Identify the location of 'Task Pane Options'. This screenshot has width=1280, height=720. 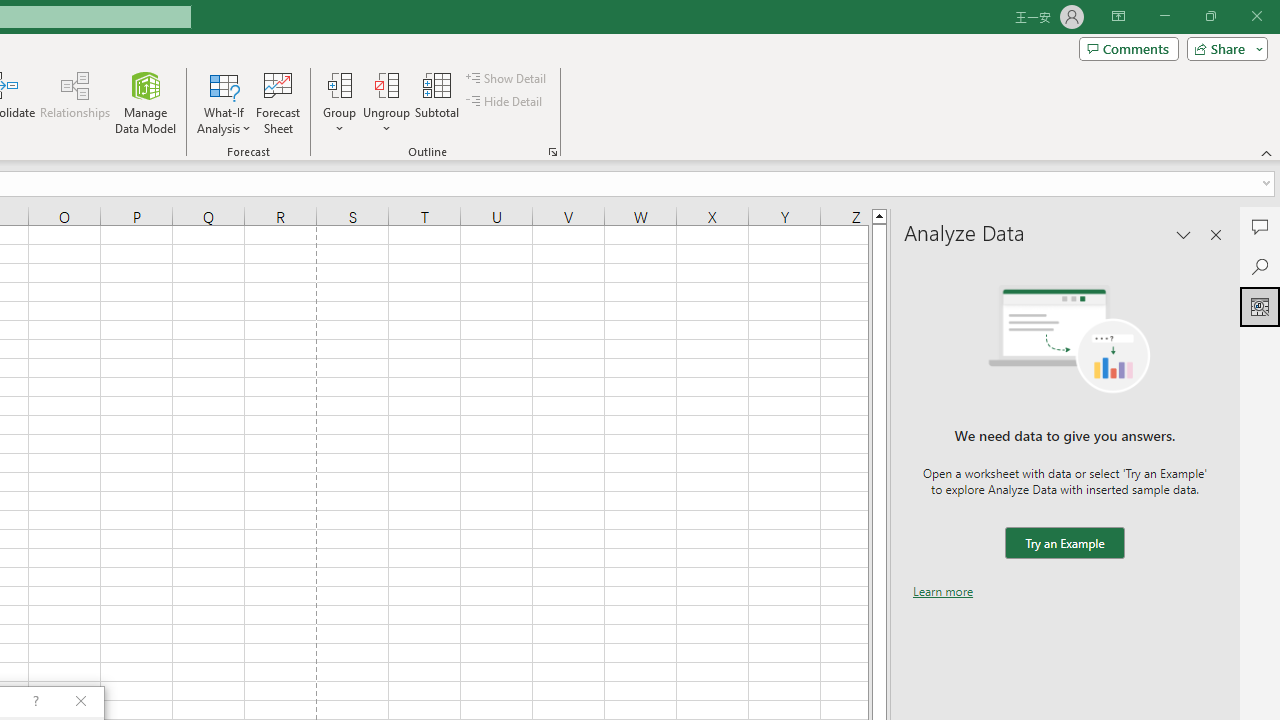
(1184, 234).